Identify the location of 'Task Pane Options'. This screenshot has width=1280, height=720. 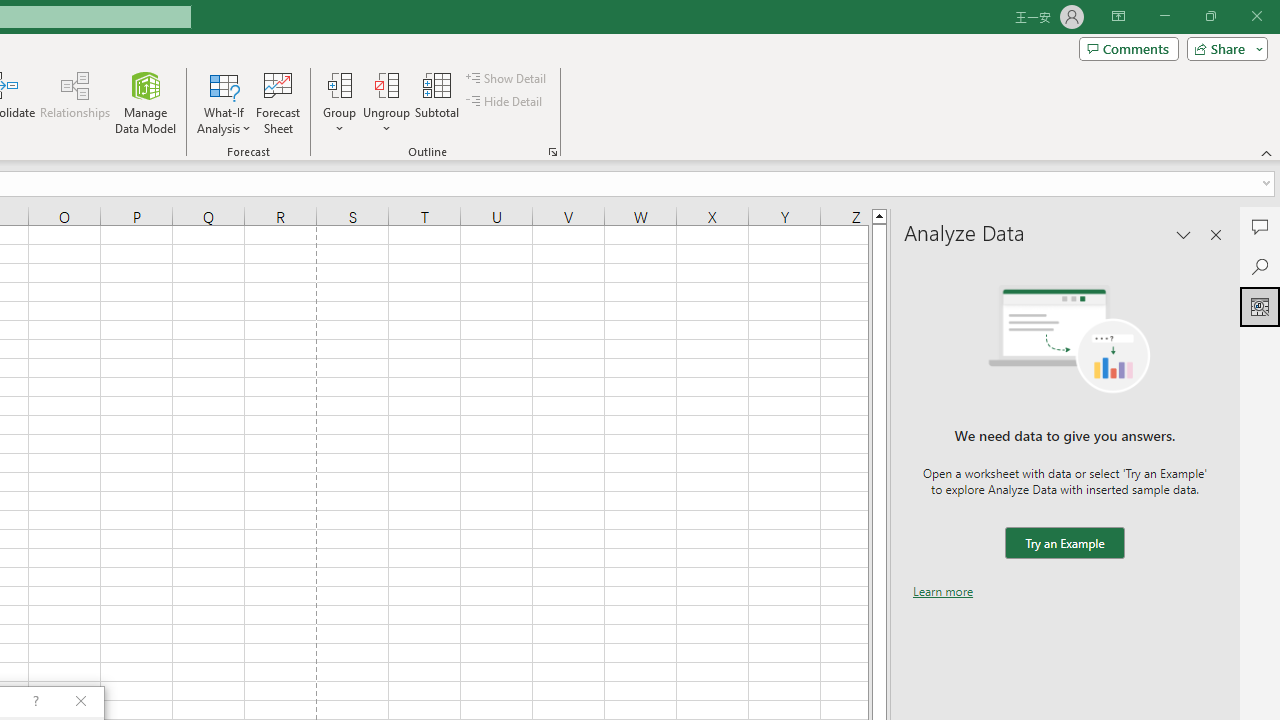
(1184, 234).